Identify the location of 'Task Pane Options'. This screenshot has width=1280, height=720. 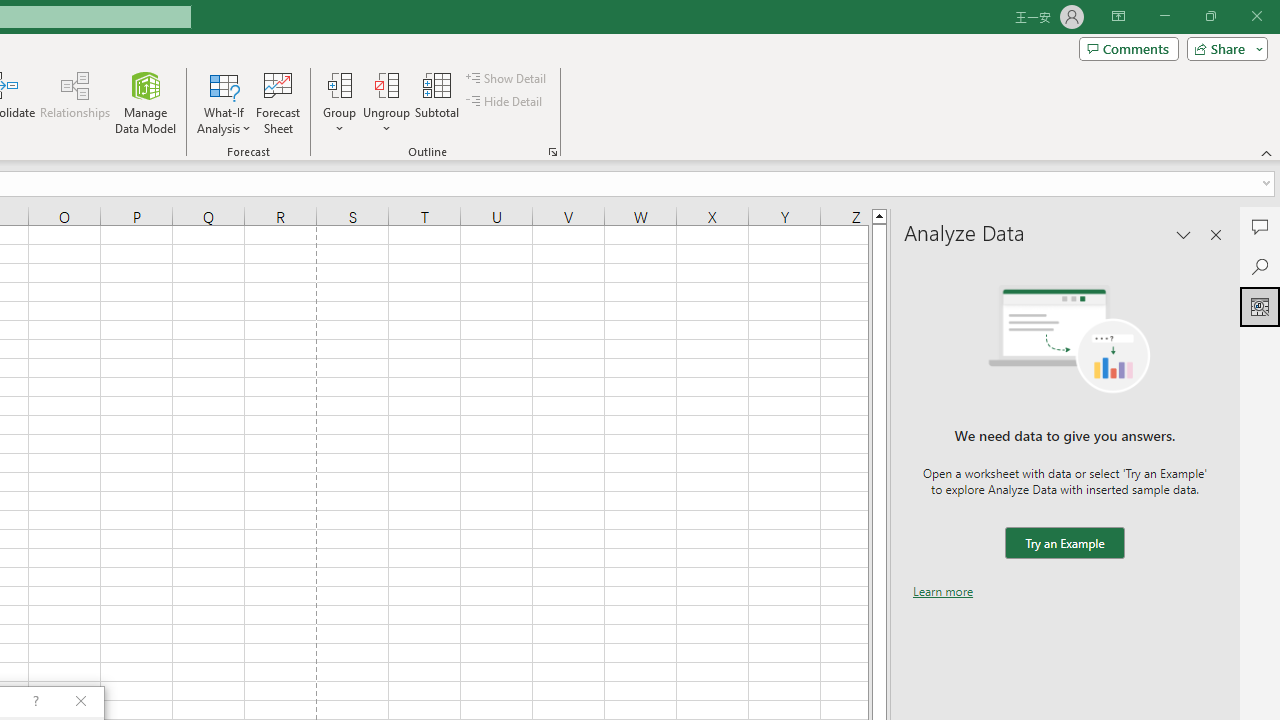
(1184, 234).